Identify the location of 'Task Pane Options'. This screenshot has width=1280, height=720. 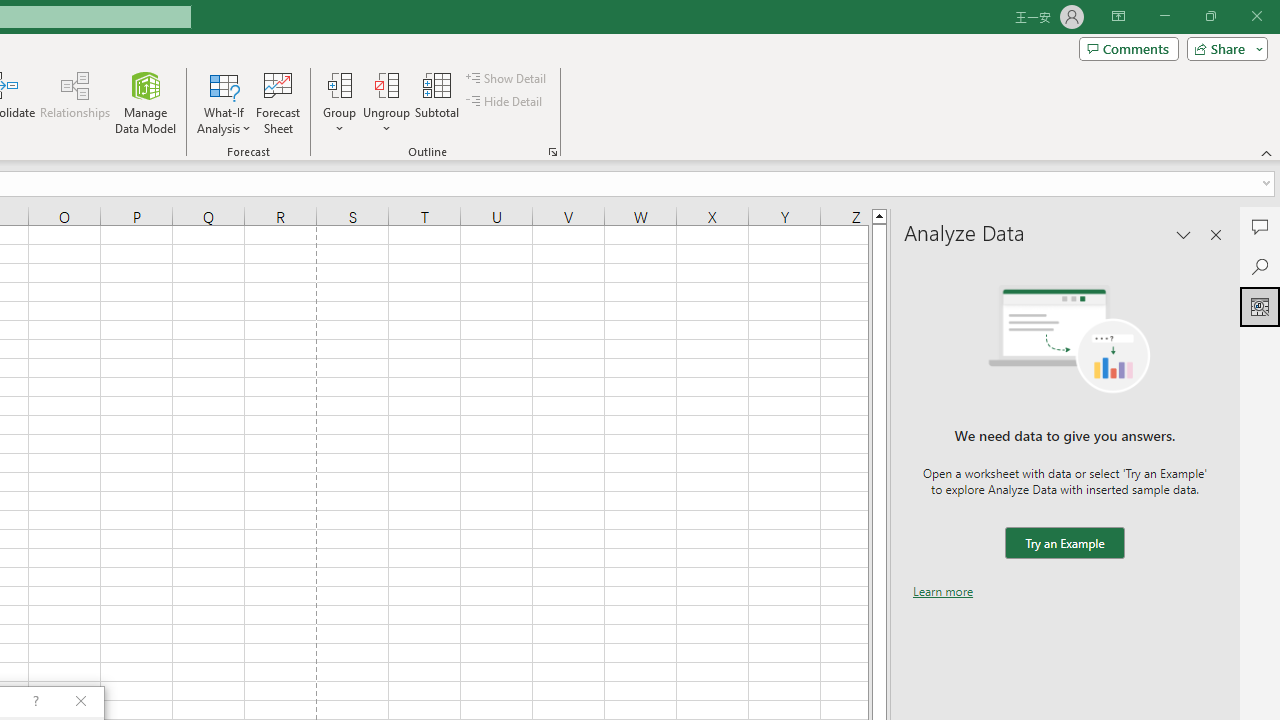
(1184, 234).